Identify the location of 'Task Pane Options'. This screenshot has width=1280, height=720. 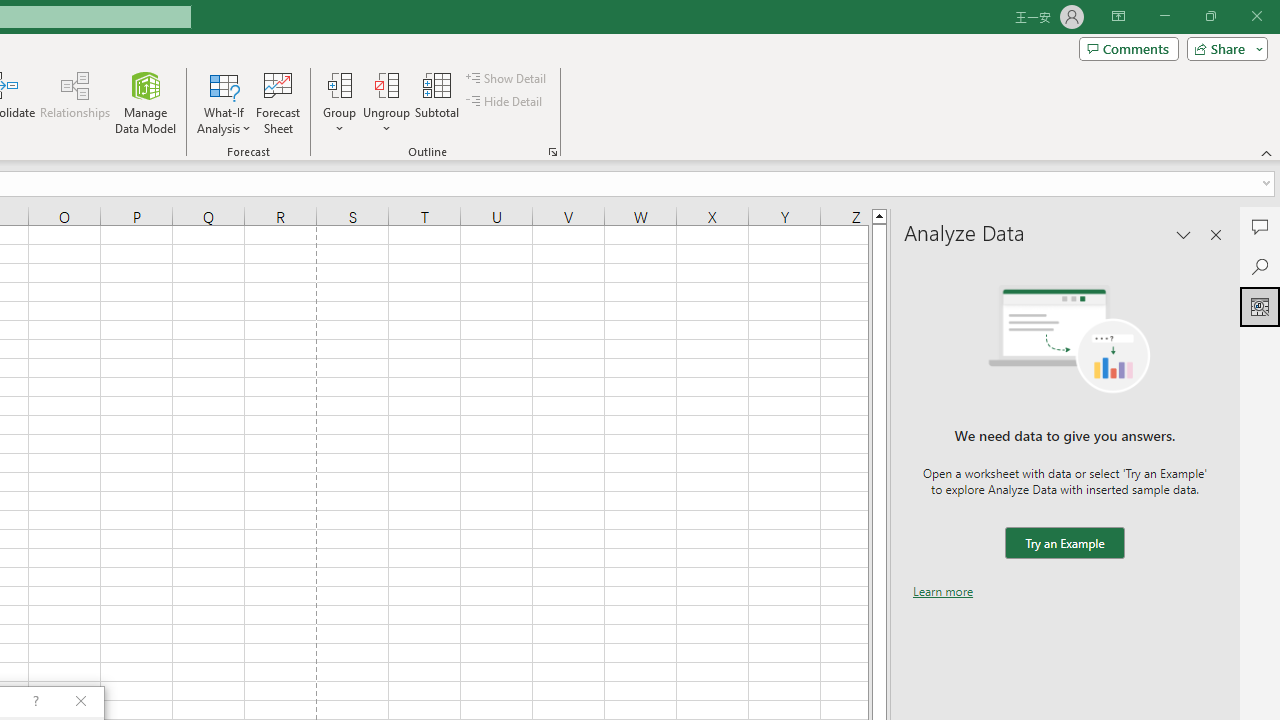
(1184, 234).